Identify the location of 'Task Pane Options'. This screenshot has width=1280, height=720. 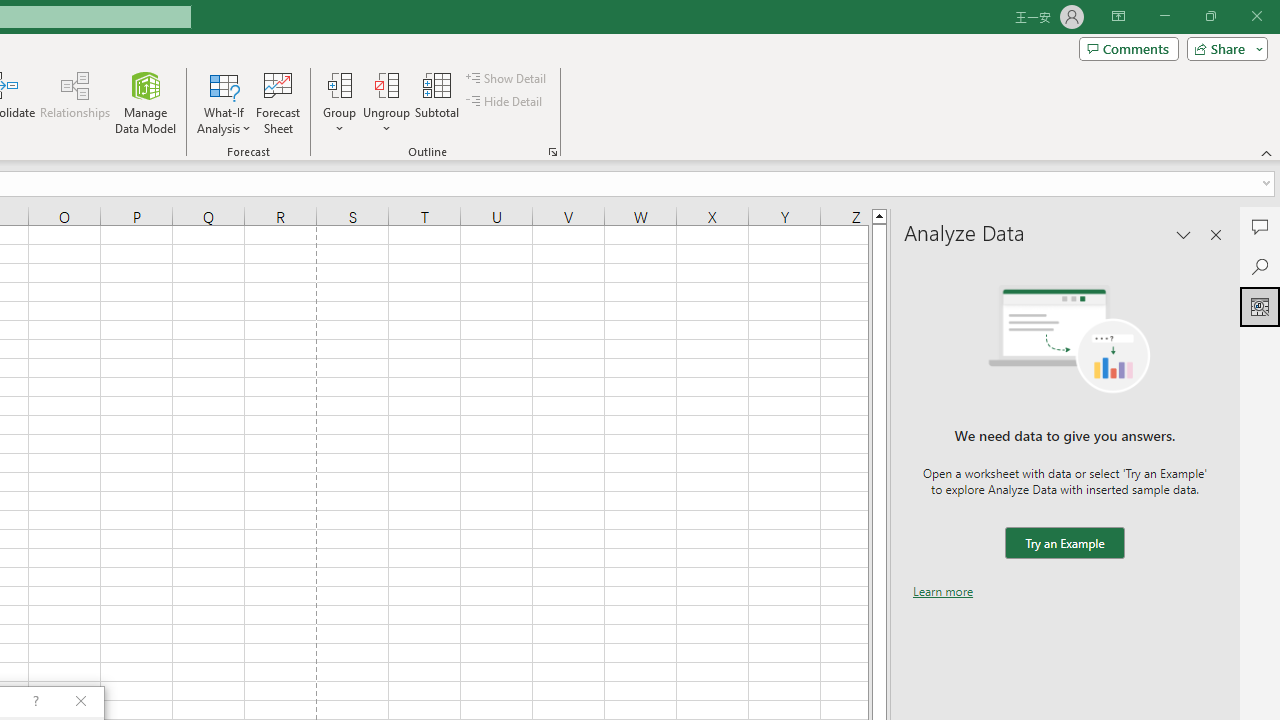
(1184, 234).